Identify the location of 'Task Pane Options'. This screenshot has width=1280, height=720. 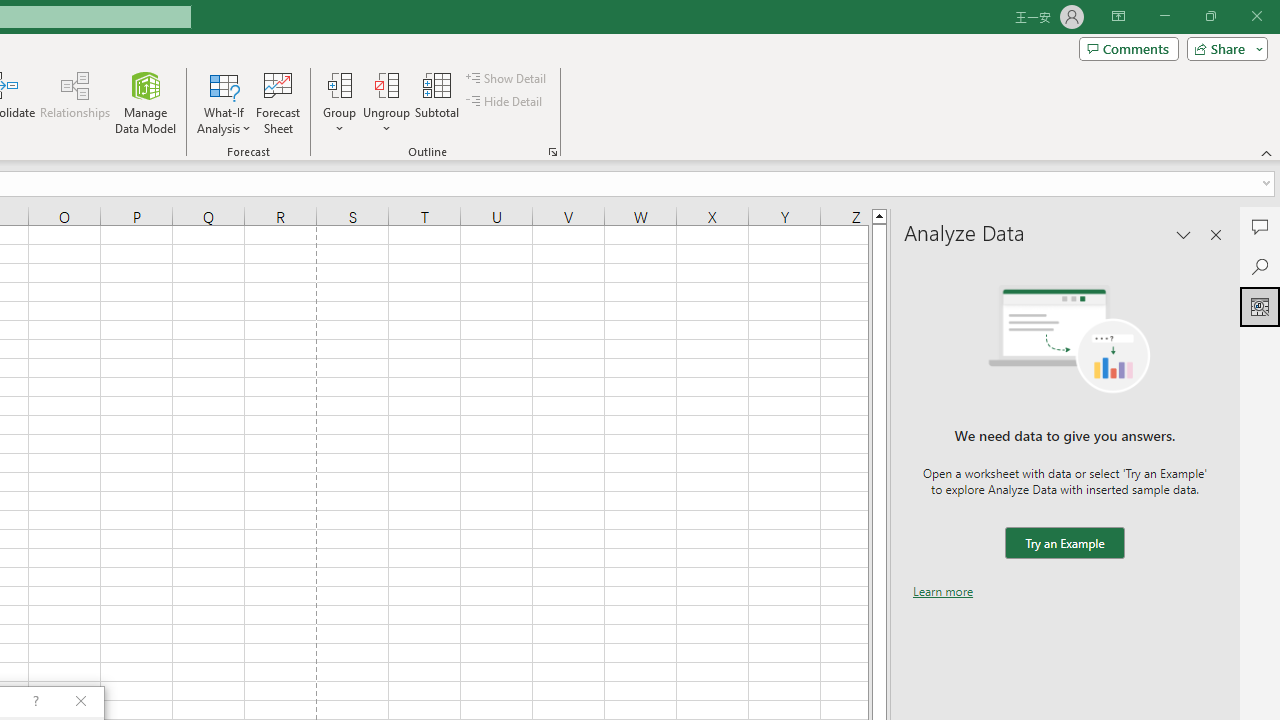
(1184, 234).